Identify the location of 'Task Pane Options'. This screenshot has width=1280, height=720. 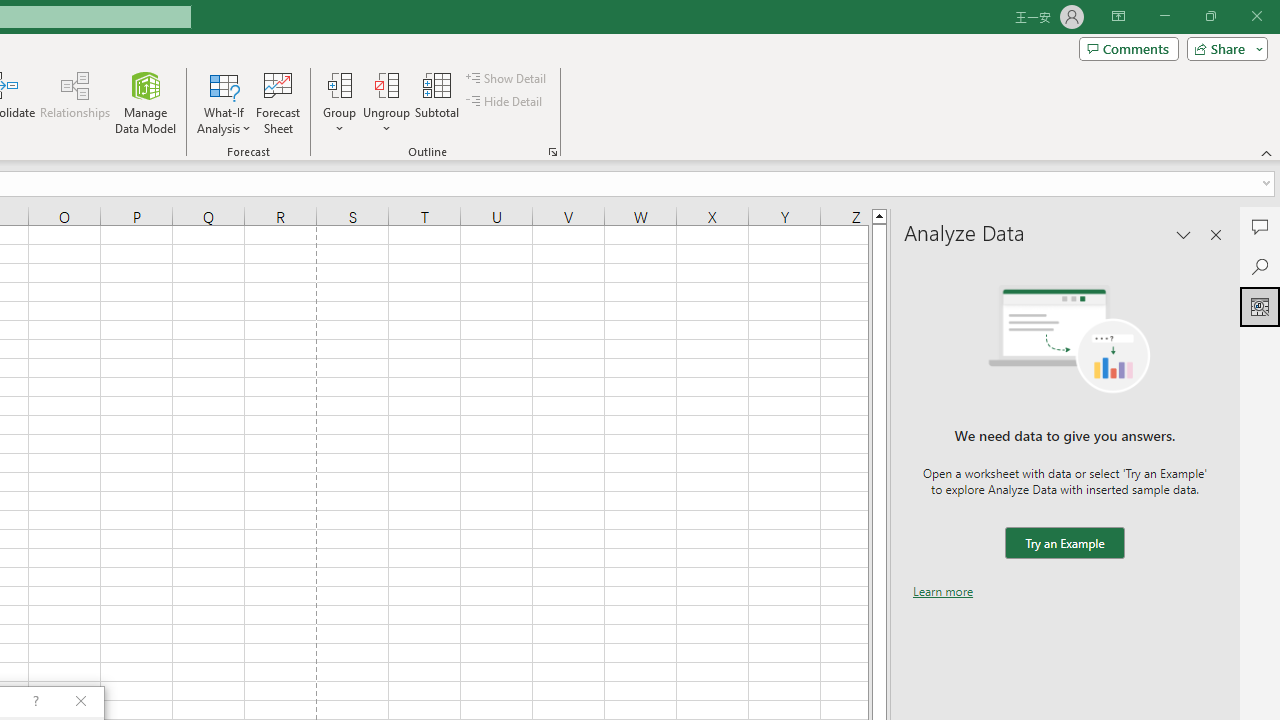
(1184, 234).